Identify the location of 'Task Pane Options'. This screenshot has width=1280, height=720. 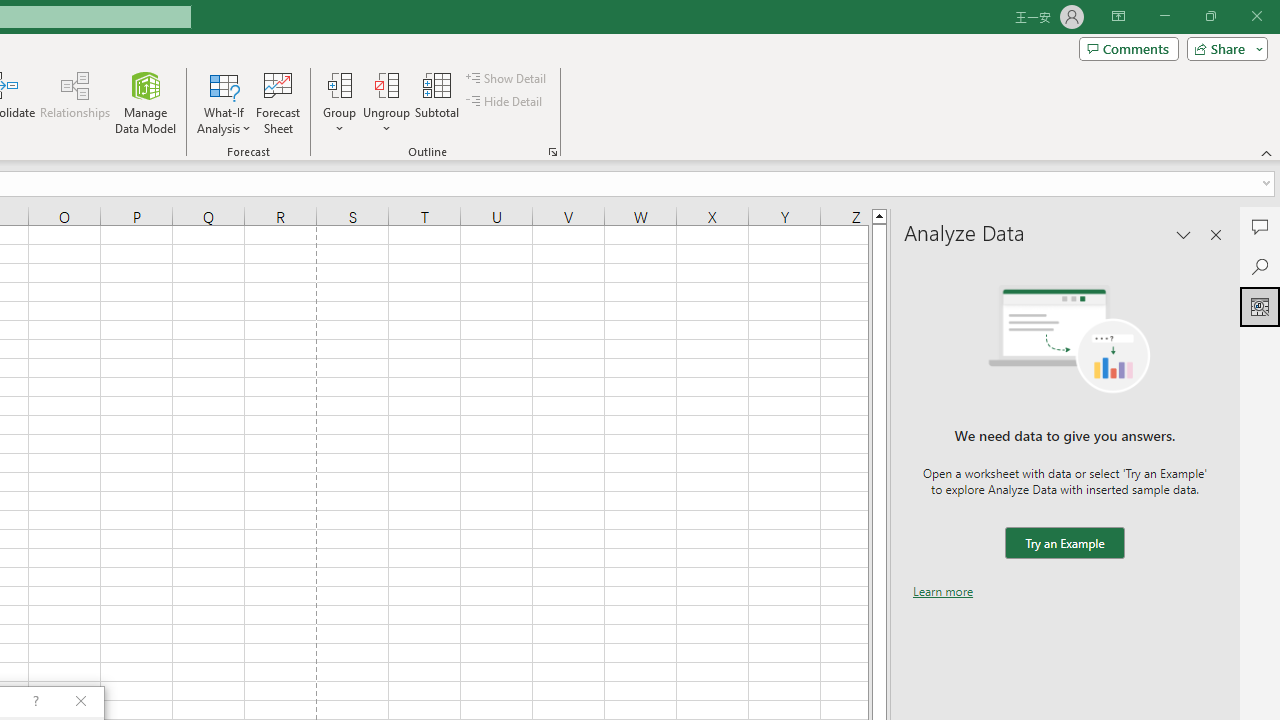
(1184, 234).